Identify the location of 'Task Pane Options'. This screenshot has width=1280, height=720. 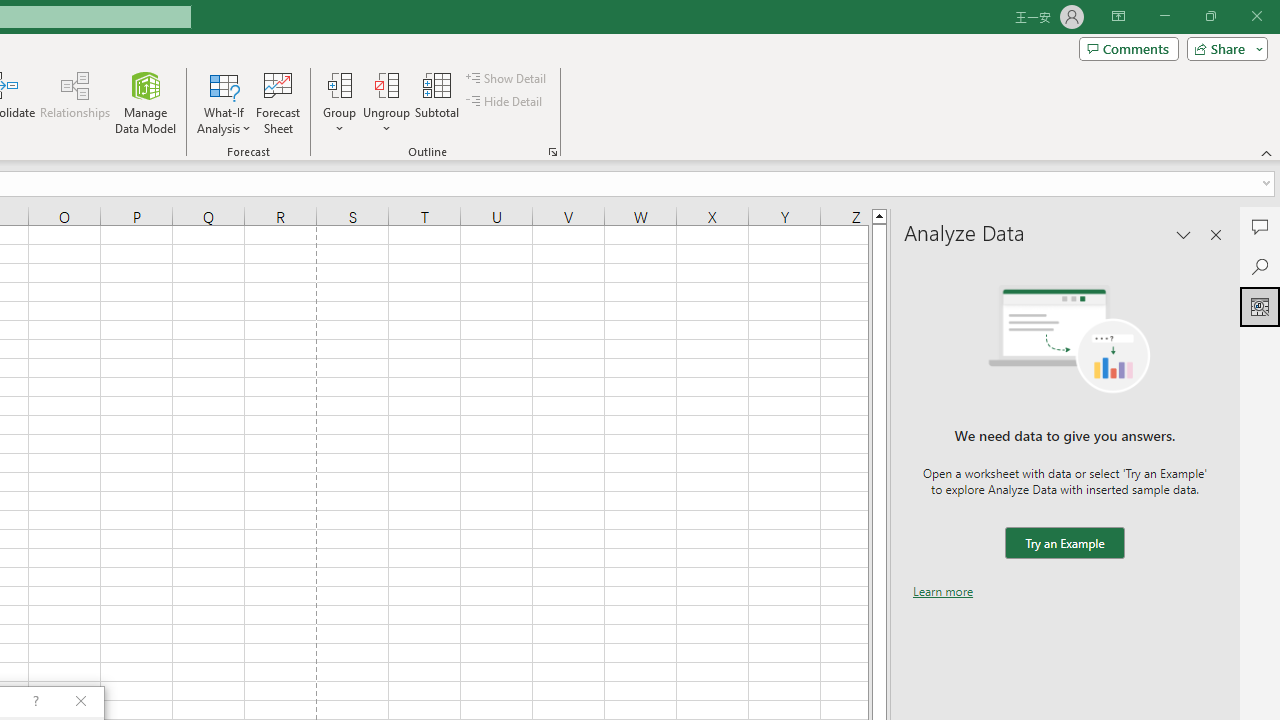
(1184, 234).